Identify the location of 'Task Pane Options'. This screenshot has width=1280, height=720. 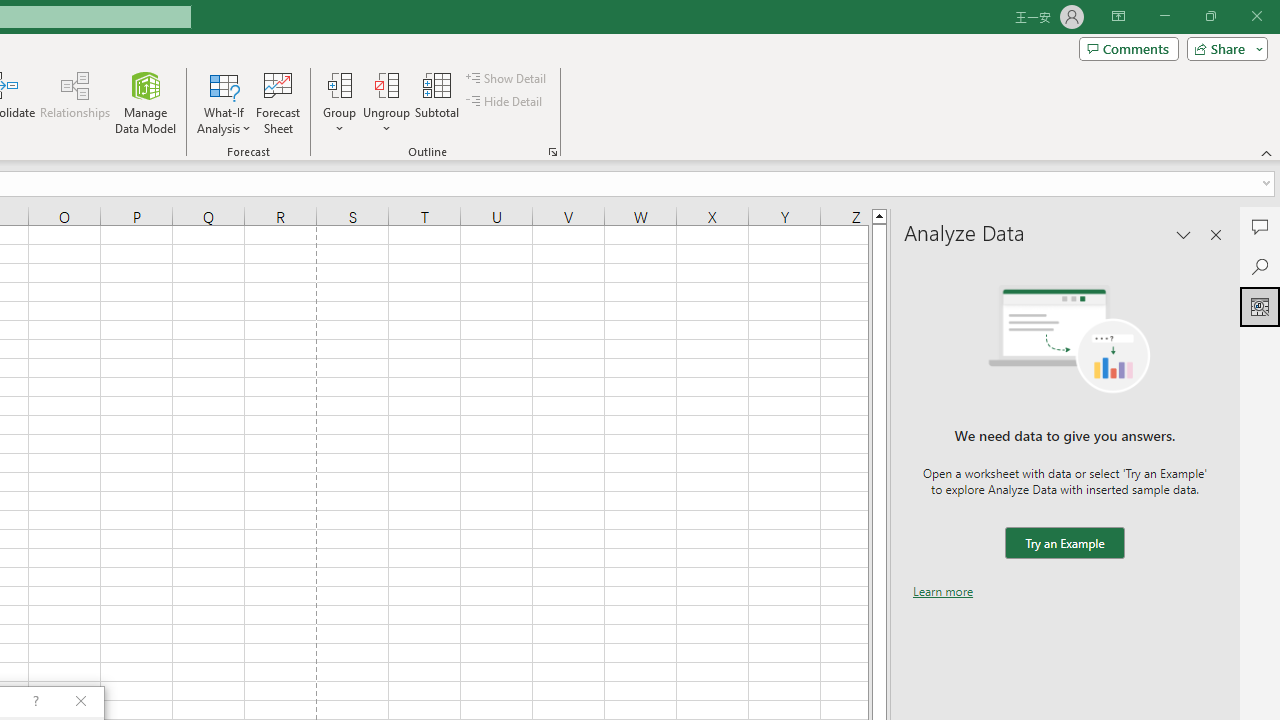
(1184, 234).